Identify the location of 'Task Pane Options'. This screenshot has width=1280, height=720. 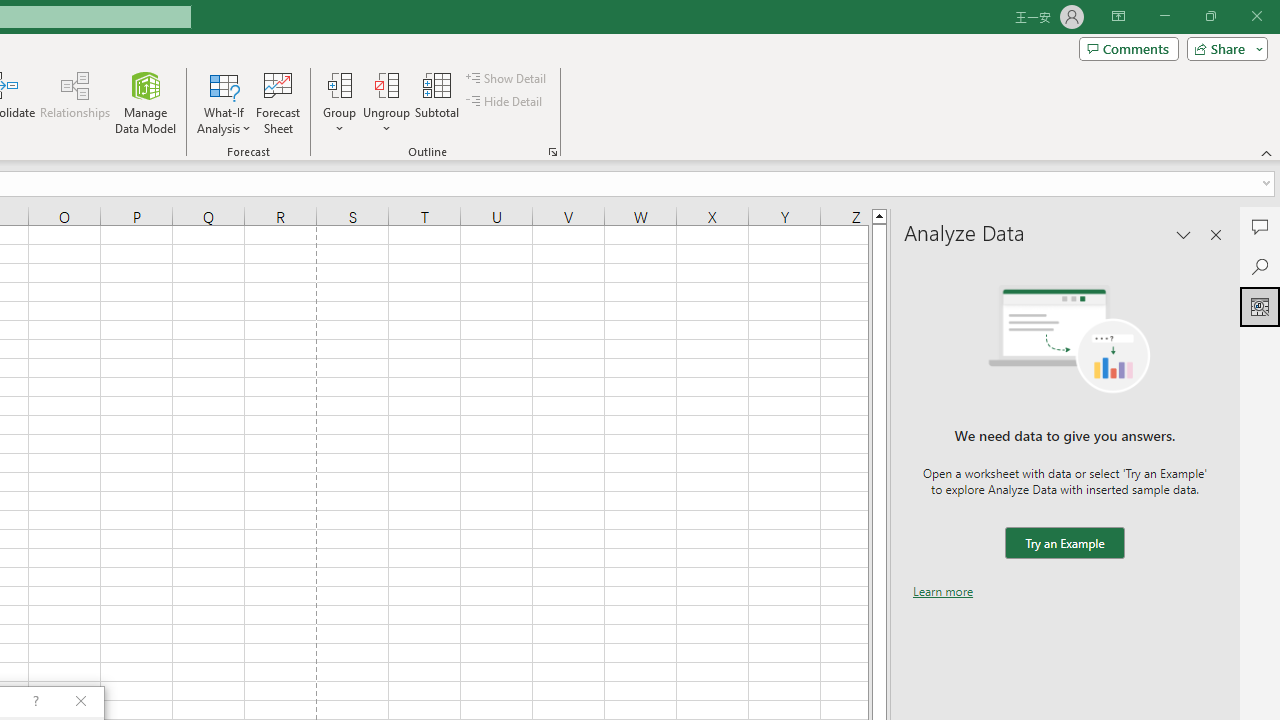
(1184, 234).